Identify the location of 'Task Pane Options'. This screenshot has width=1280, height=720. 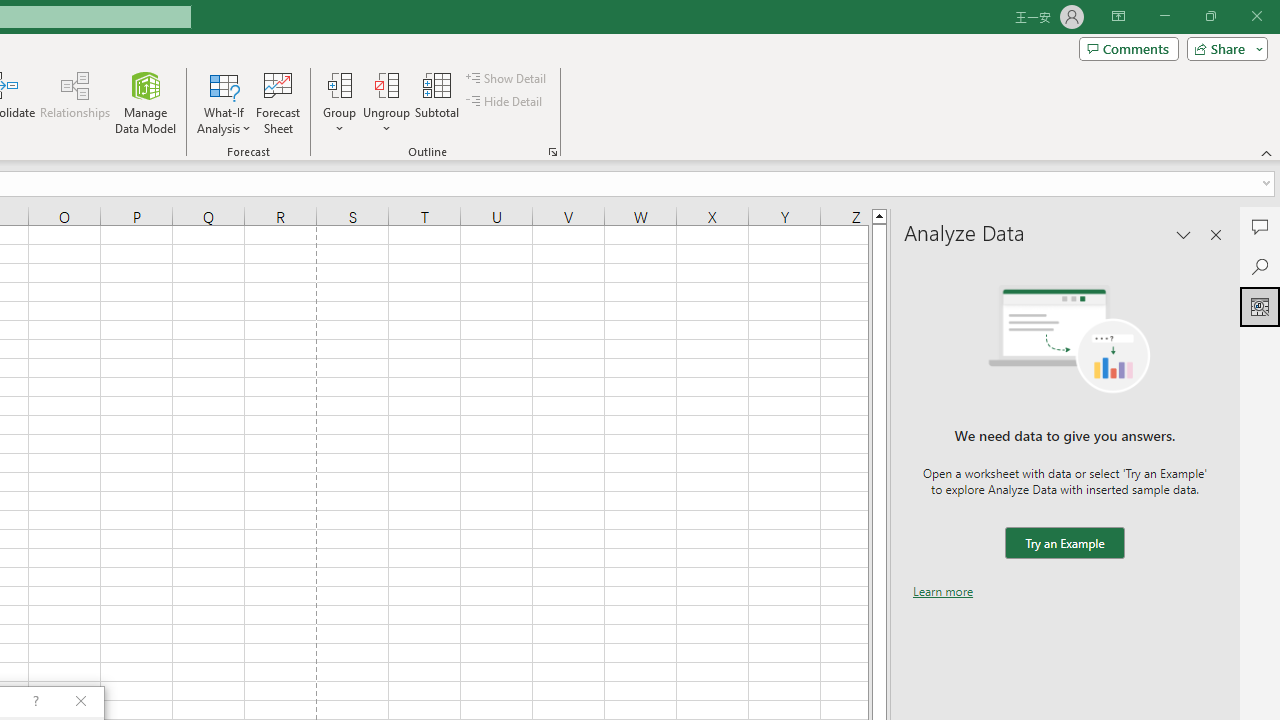
(1184, 234).